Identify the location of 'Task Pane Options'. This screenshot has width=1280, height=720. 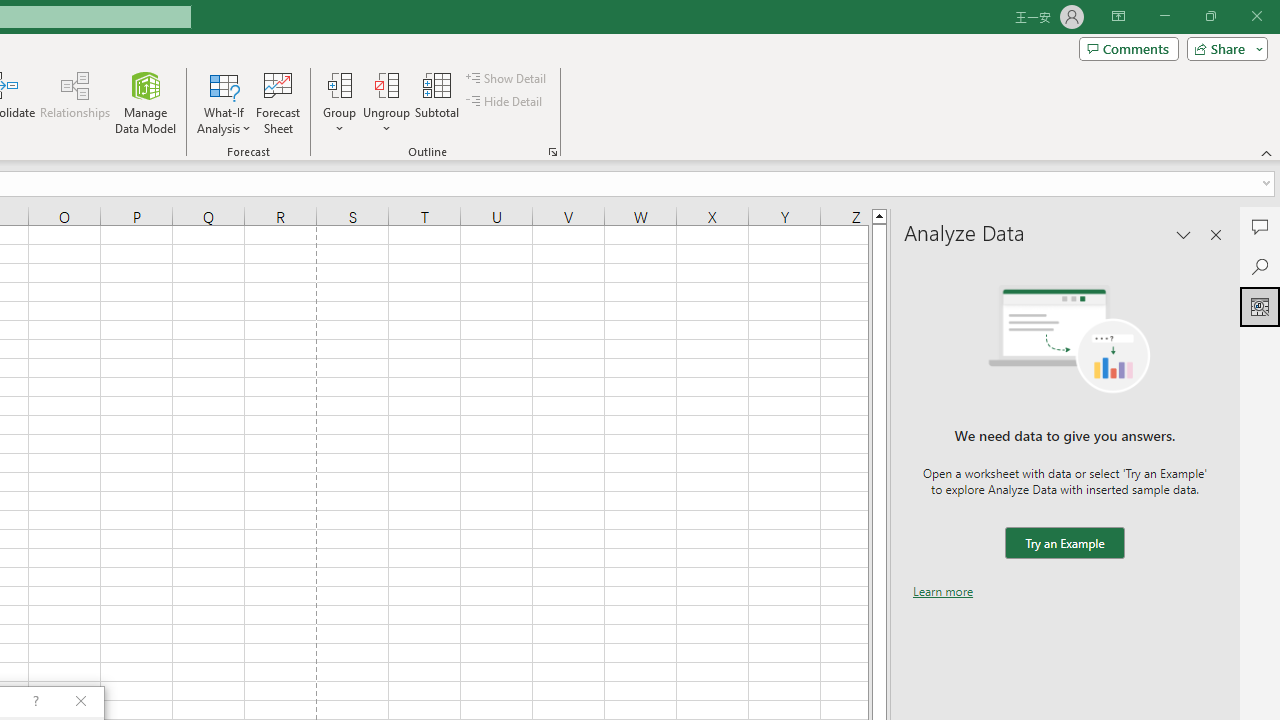
(1184, 234).